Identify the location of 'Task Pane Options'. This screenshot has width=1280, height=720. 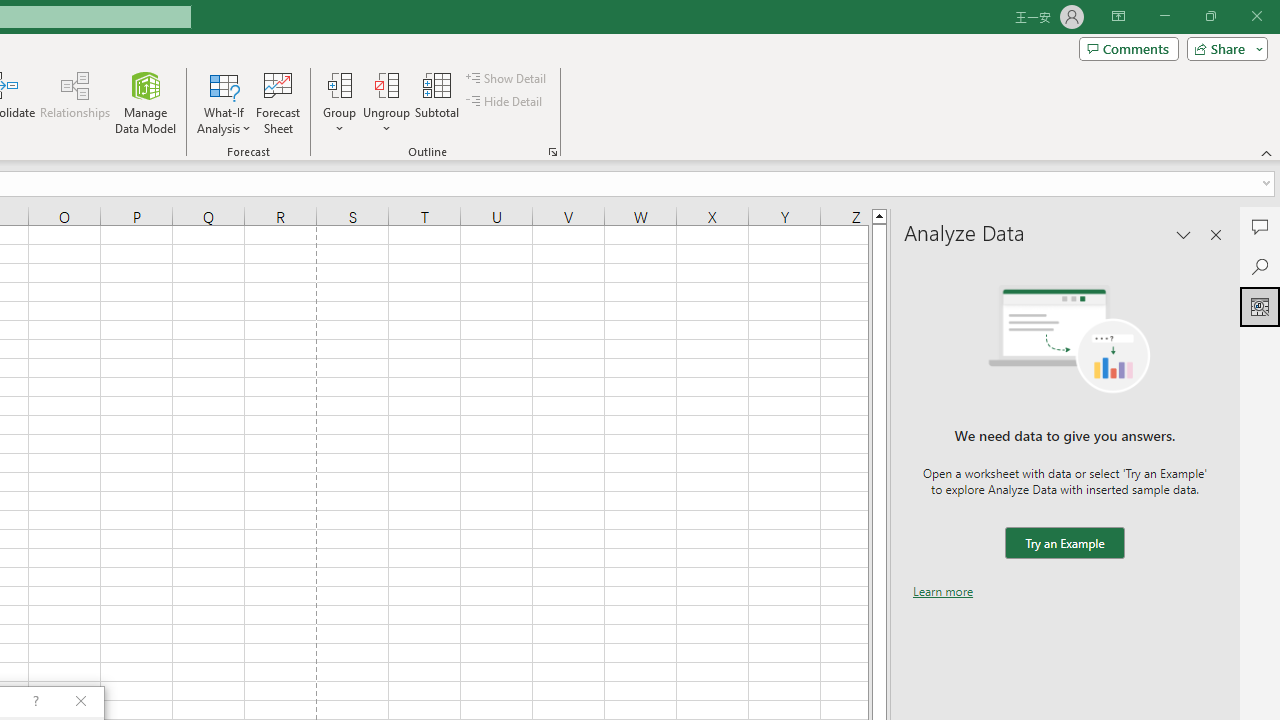
(1184, 234).